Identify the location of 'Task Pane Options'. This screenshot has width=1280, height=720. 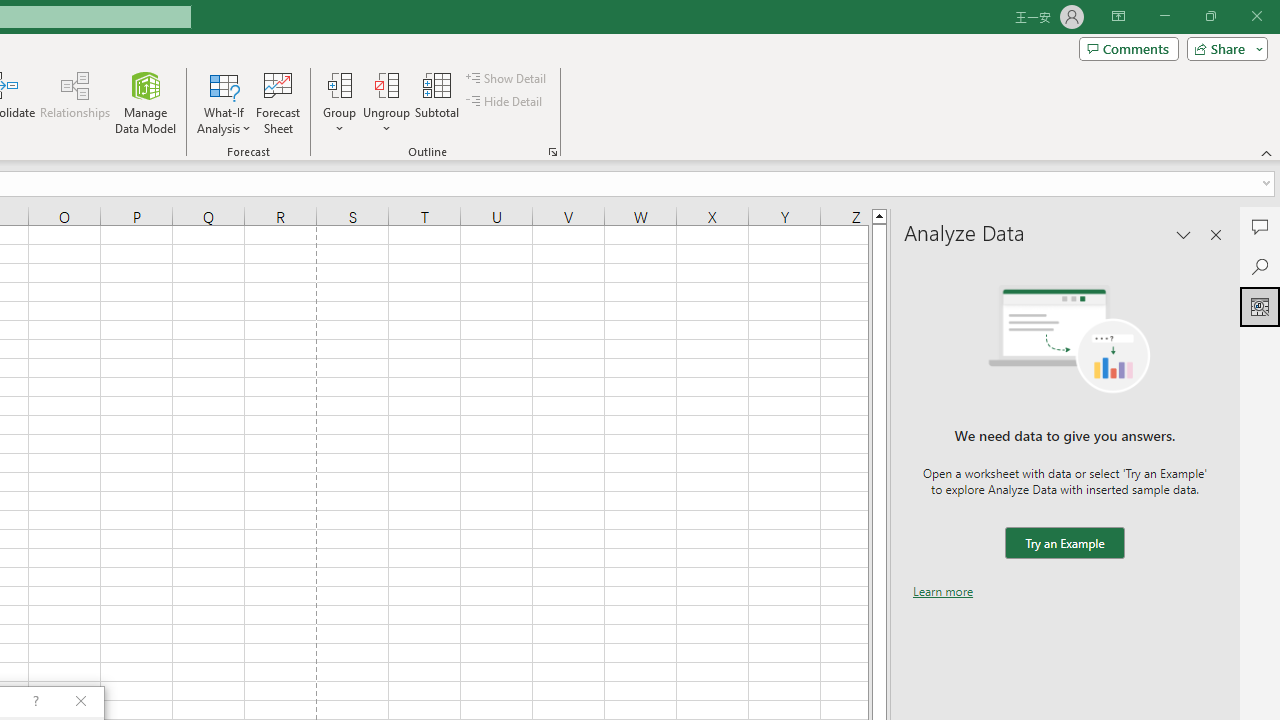
(1184, 234).